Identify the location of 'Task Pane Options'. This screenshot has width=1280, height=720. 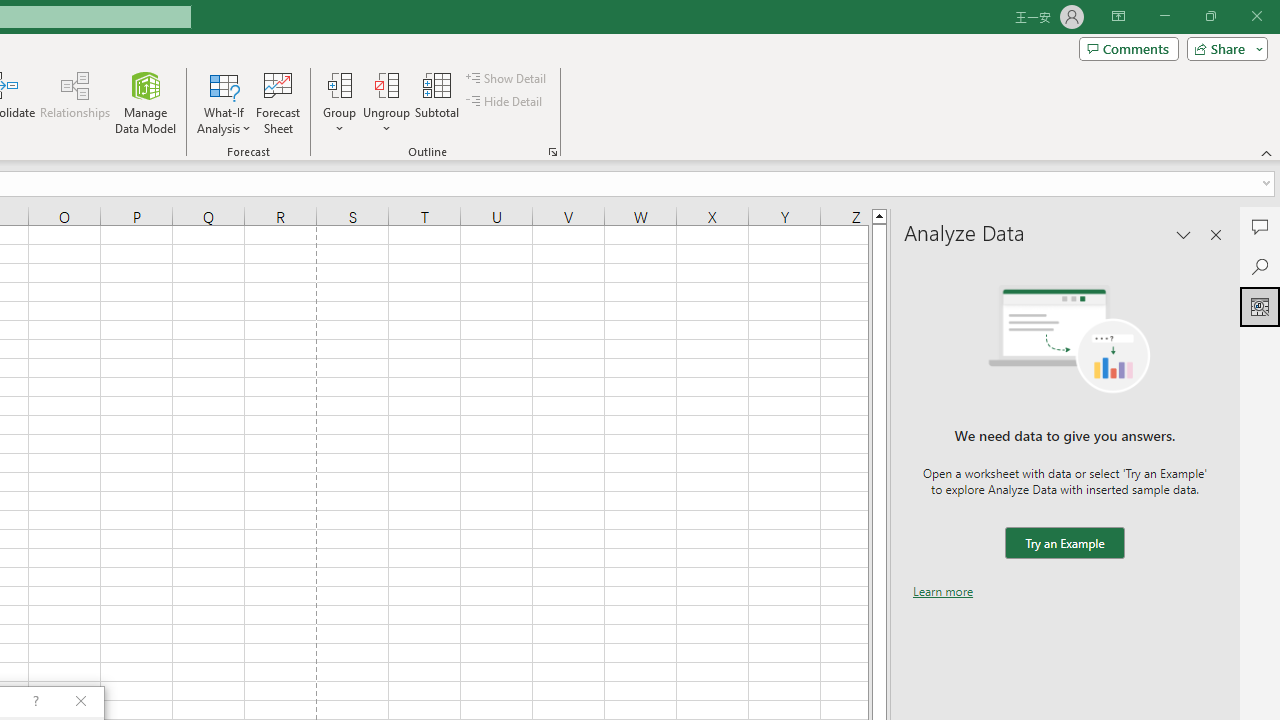
(1184, 234).